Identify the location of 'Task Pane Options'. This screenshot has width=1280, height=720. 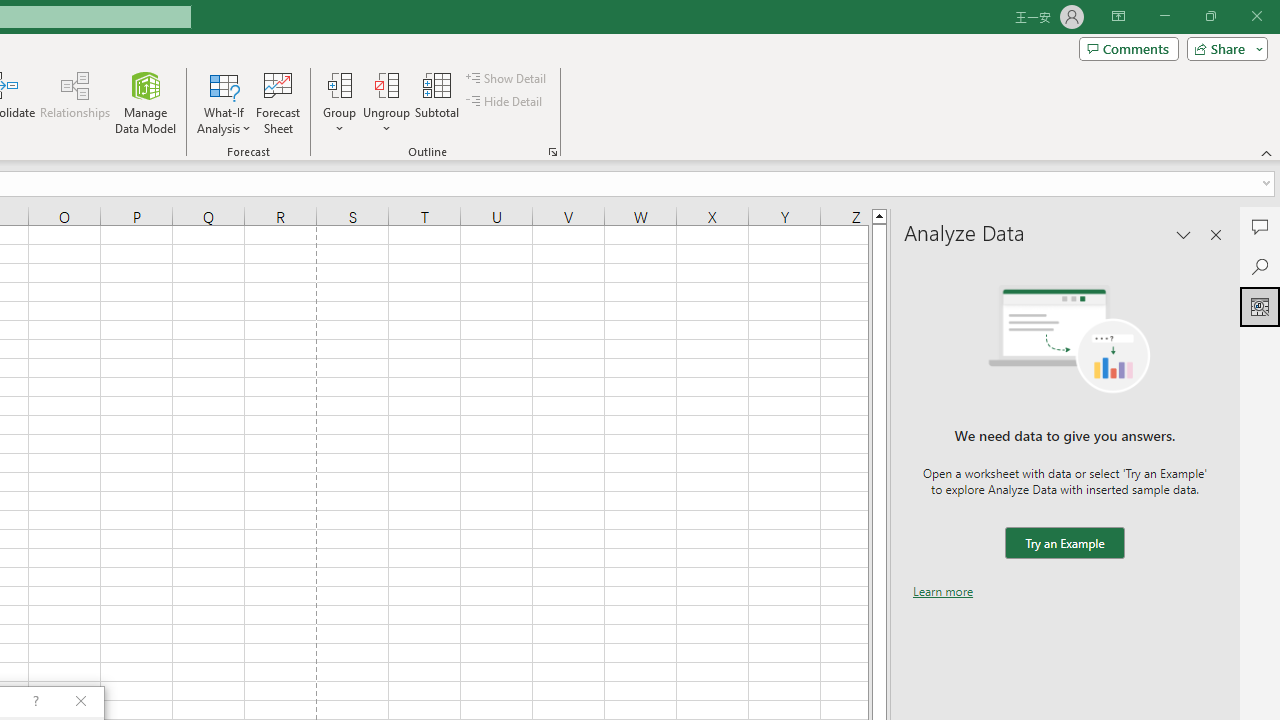
(1184, 234).